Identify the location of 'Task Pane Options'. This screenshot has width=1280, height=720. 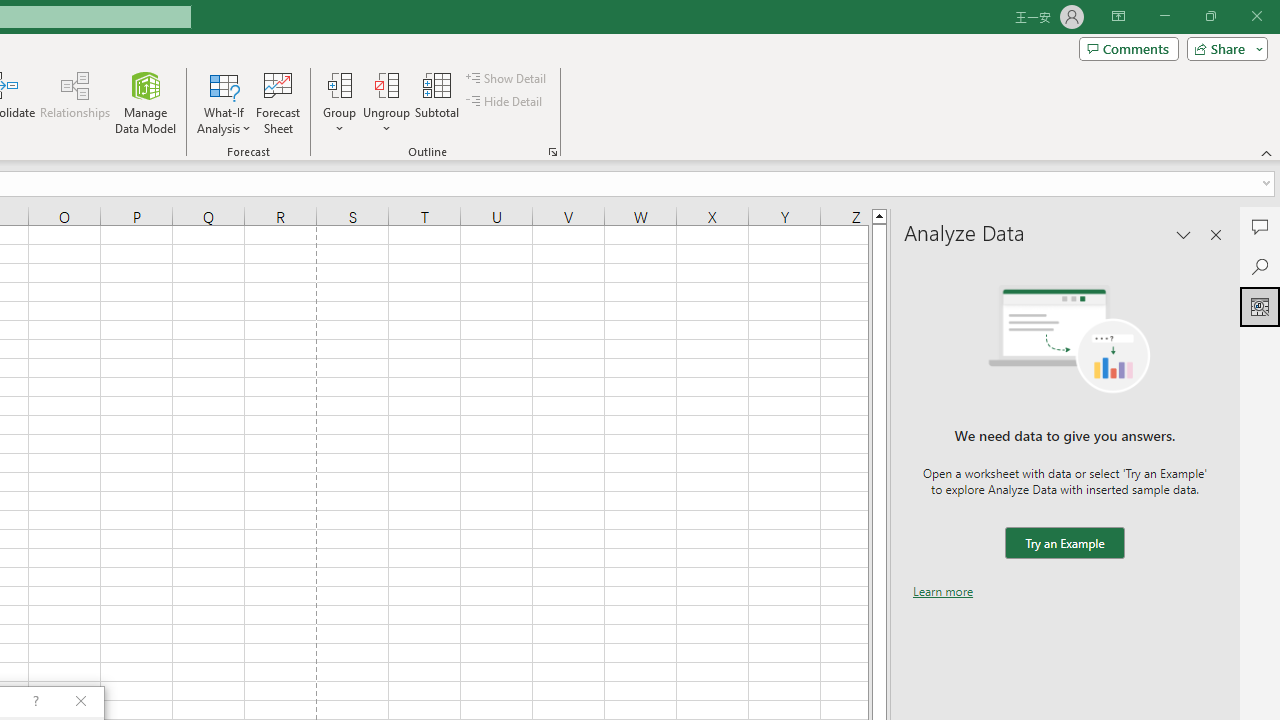
(1184, 234).